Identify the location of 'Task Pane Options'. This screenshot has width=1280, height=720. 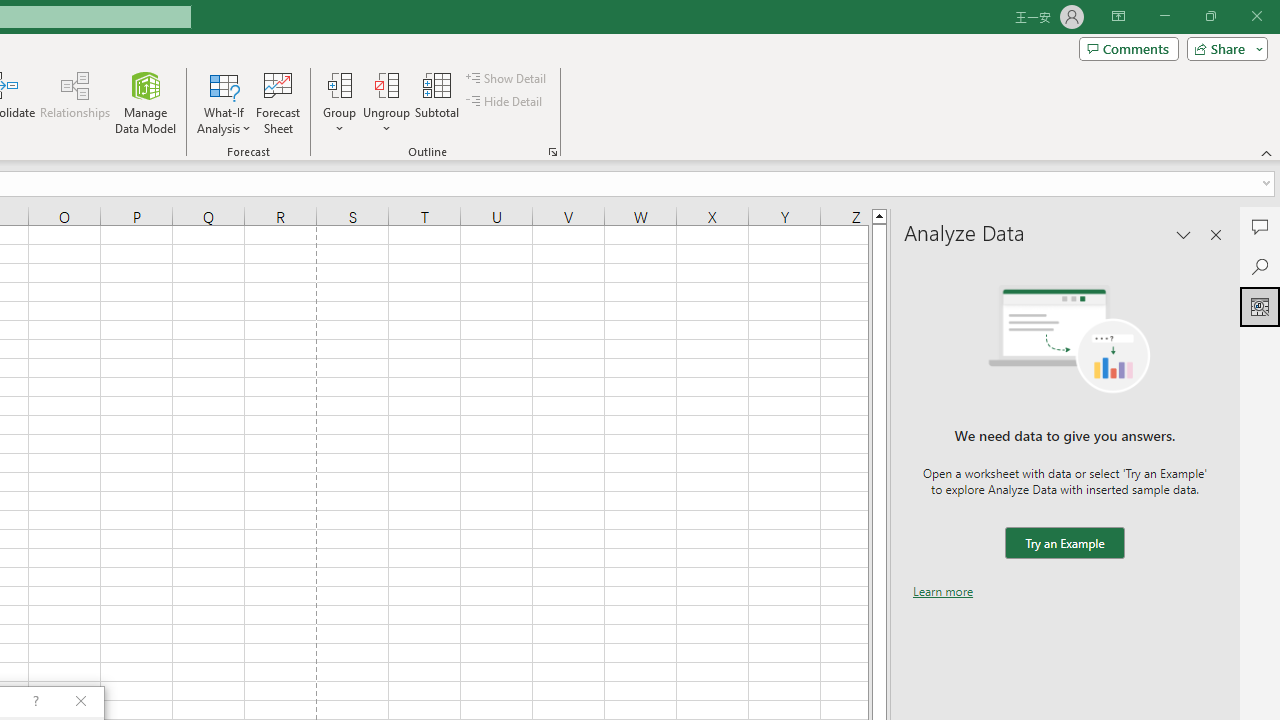
(1184, 234).